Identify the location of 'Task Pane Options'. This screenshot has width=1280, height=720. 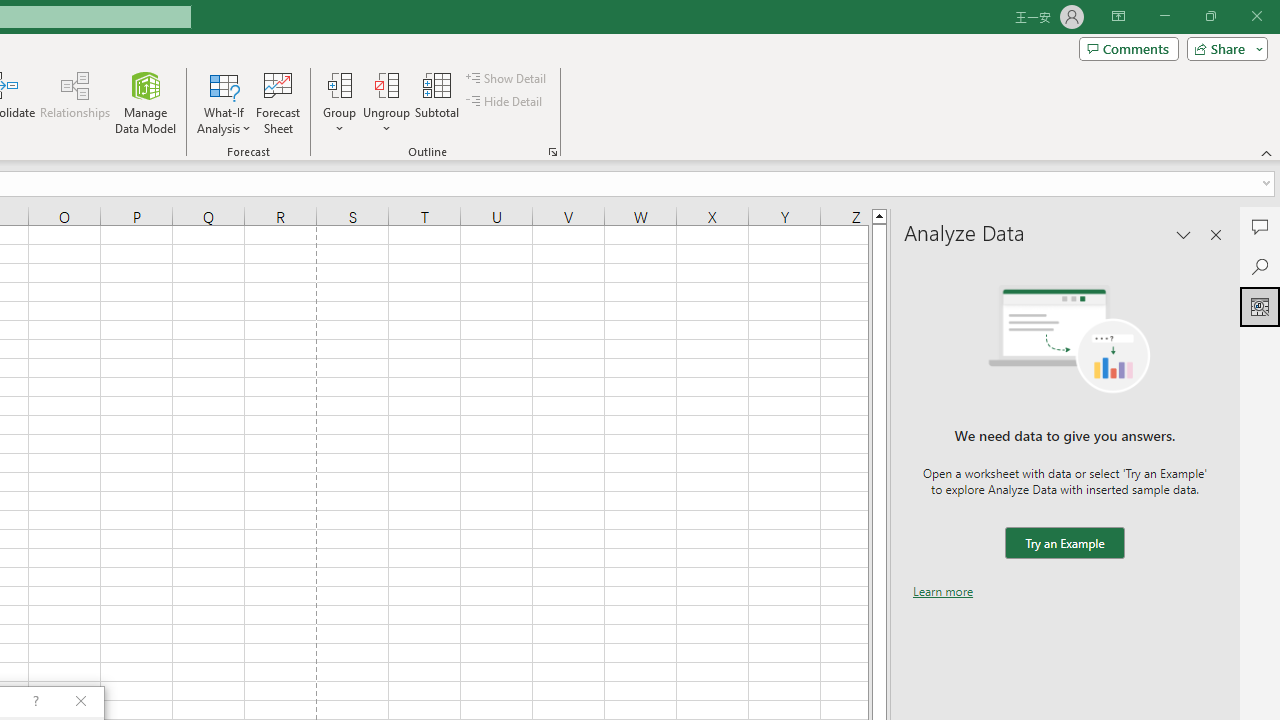
(1184, 234).